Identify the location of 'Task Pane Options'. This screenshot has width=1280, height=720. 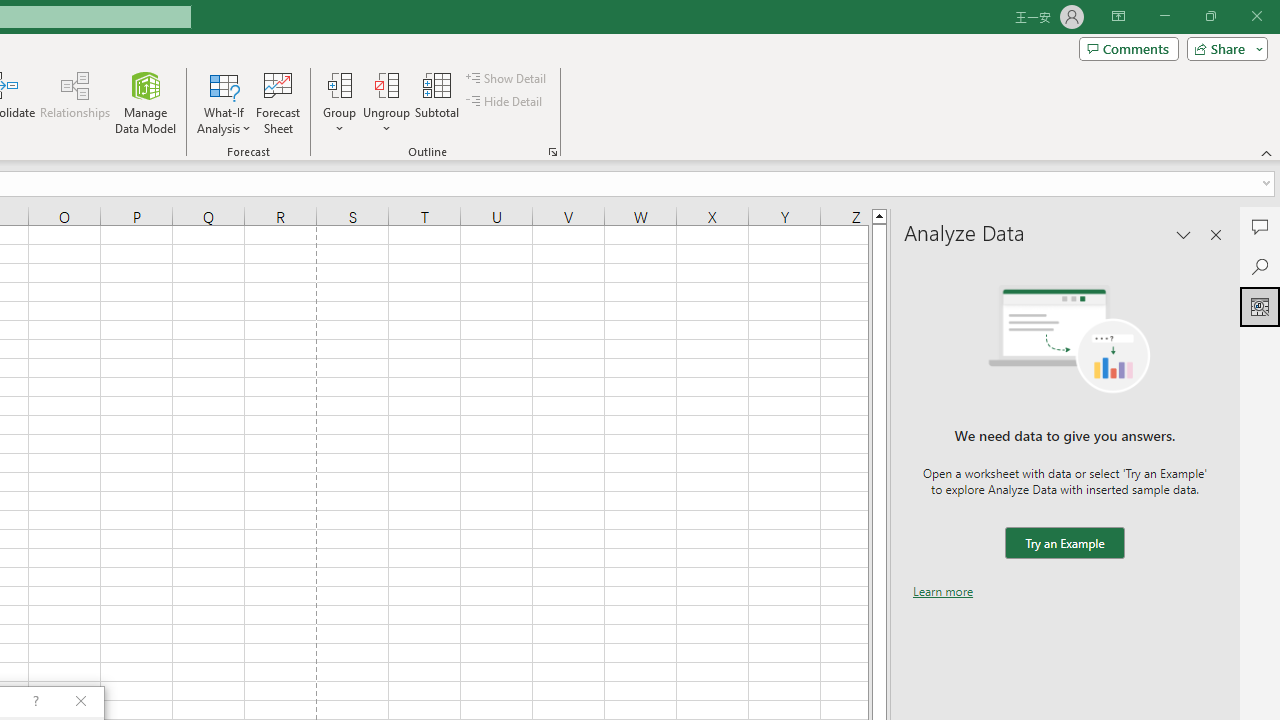
(1184, 234).